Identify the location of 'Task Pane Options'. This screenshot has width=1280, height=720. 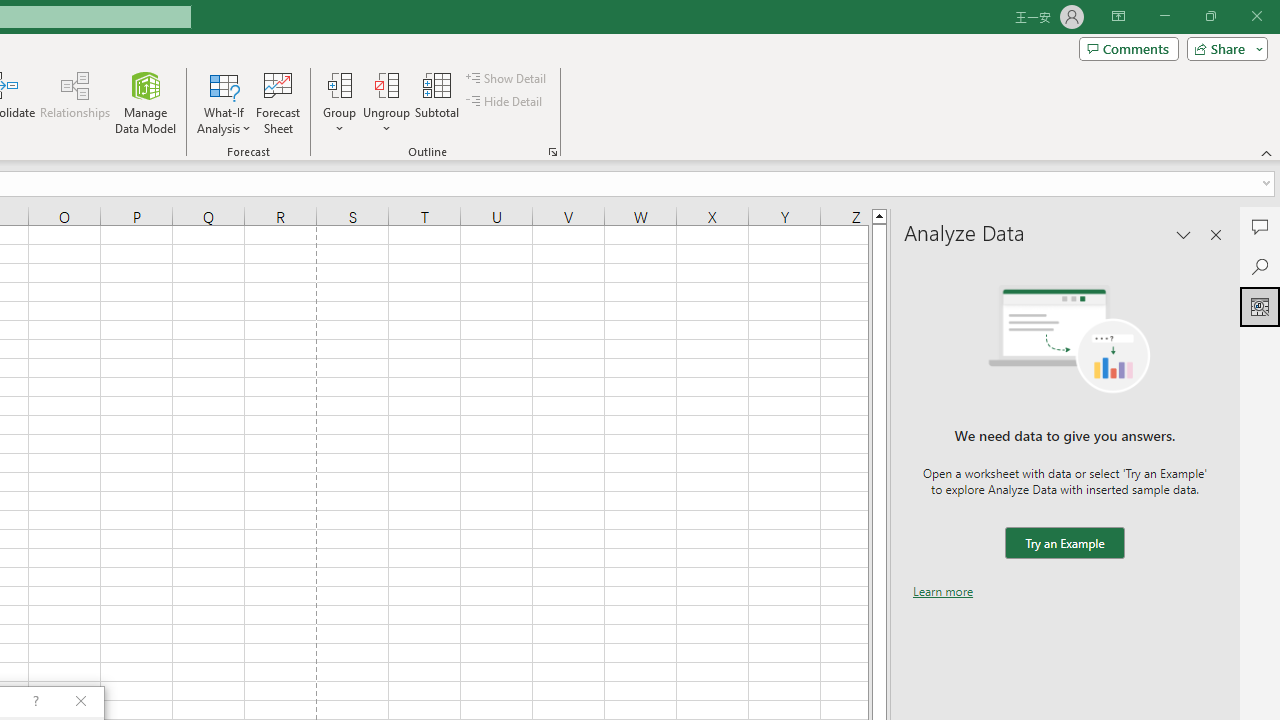
(1184, 234).